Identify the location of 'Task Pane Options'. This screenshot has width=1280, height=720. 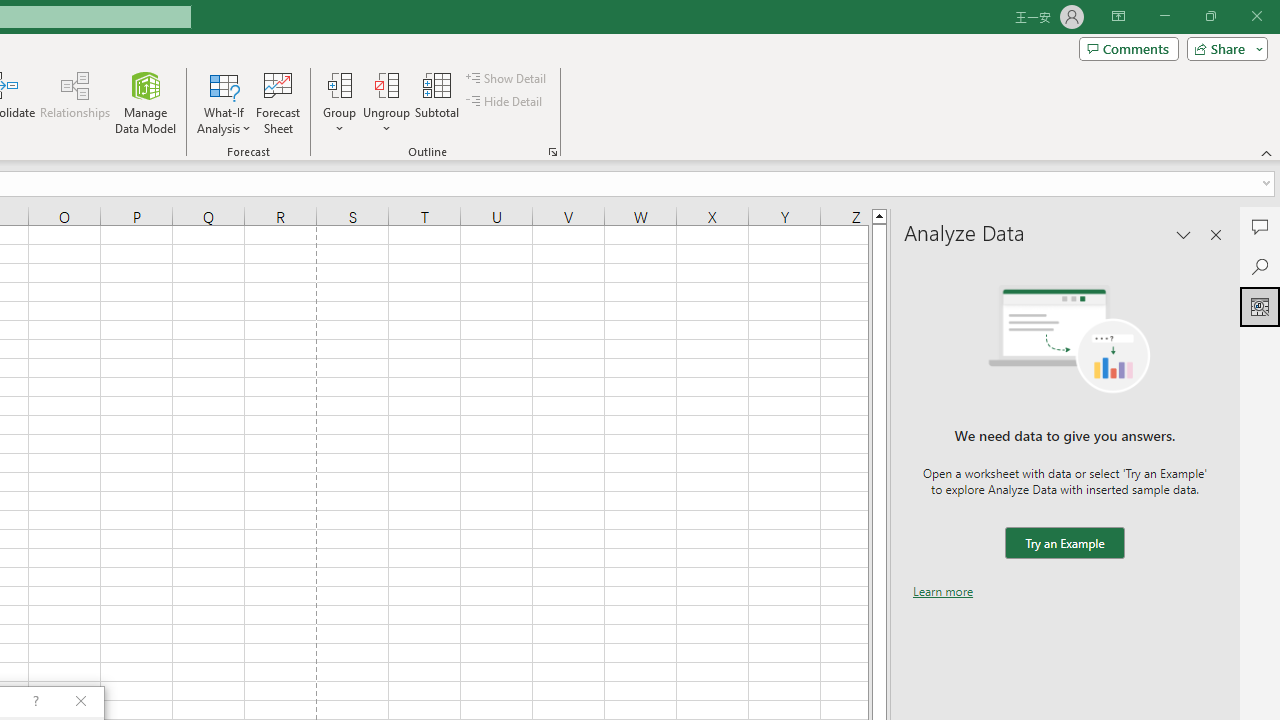
(1184, 234).